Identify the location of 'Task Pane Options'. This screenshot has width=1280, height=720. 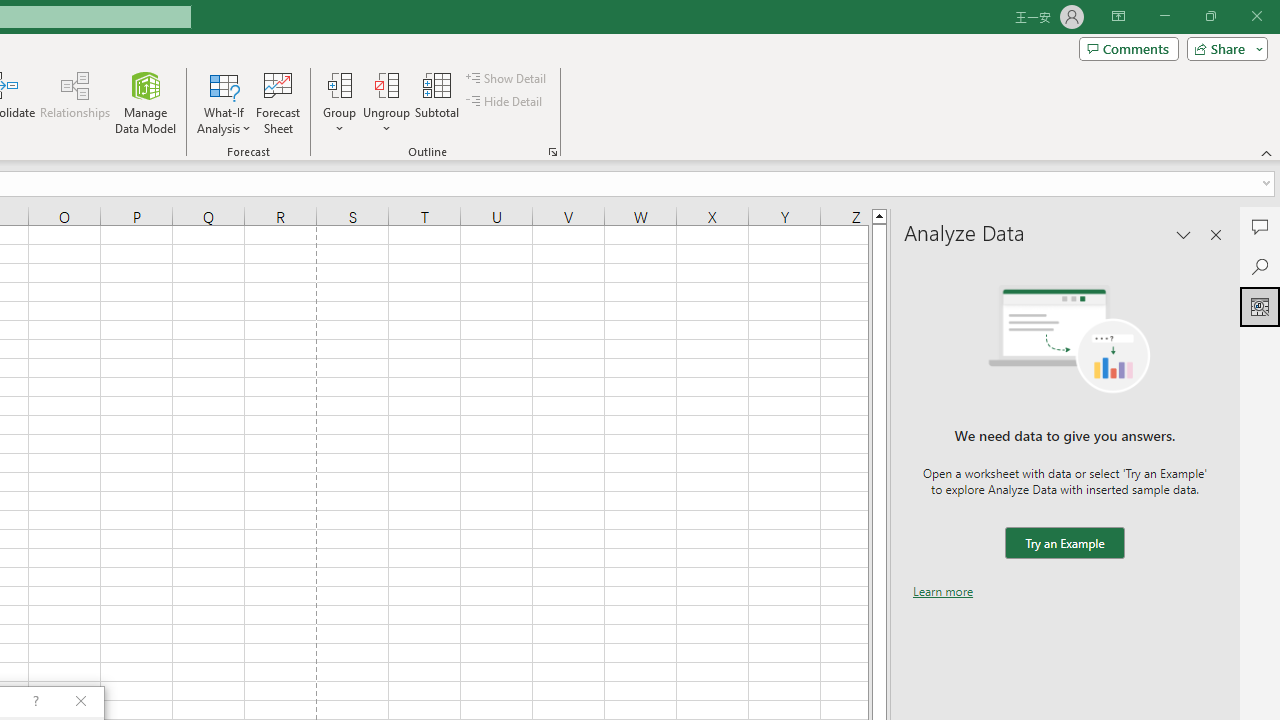
(1184, 234).